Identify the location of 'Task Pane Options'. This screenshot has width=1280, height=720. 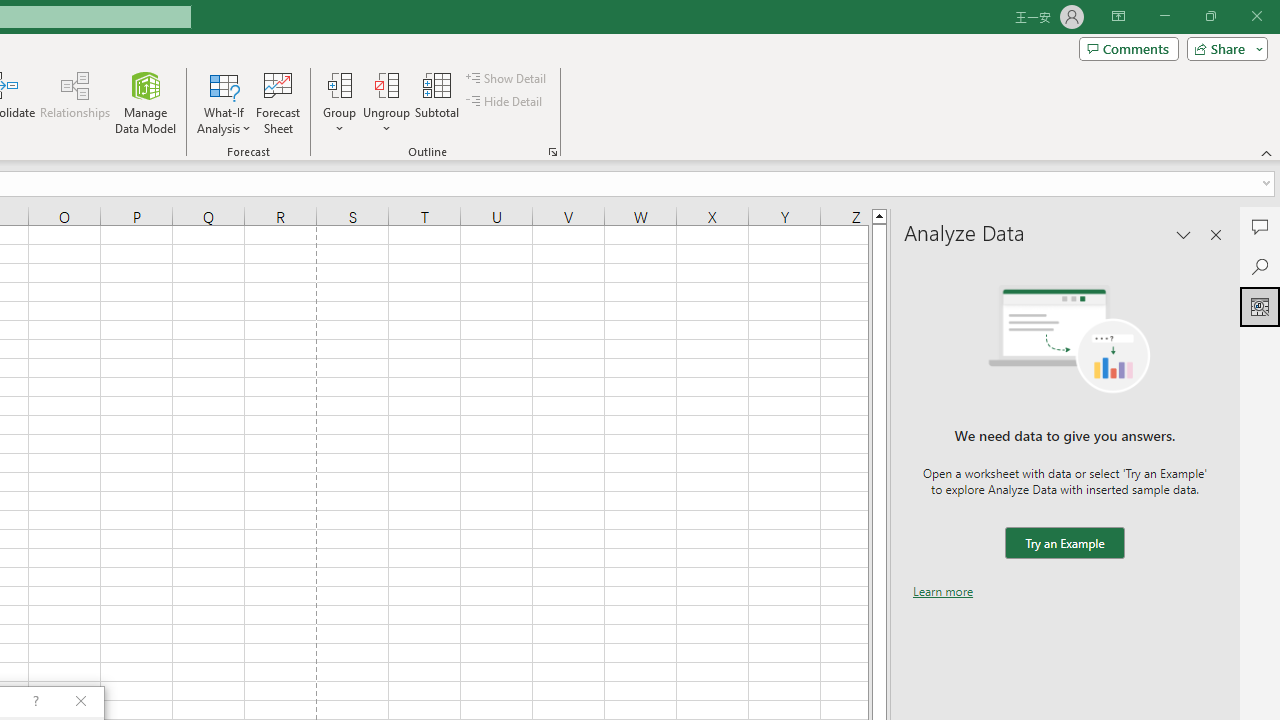
(1184, 234).